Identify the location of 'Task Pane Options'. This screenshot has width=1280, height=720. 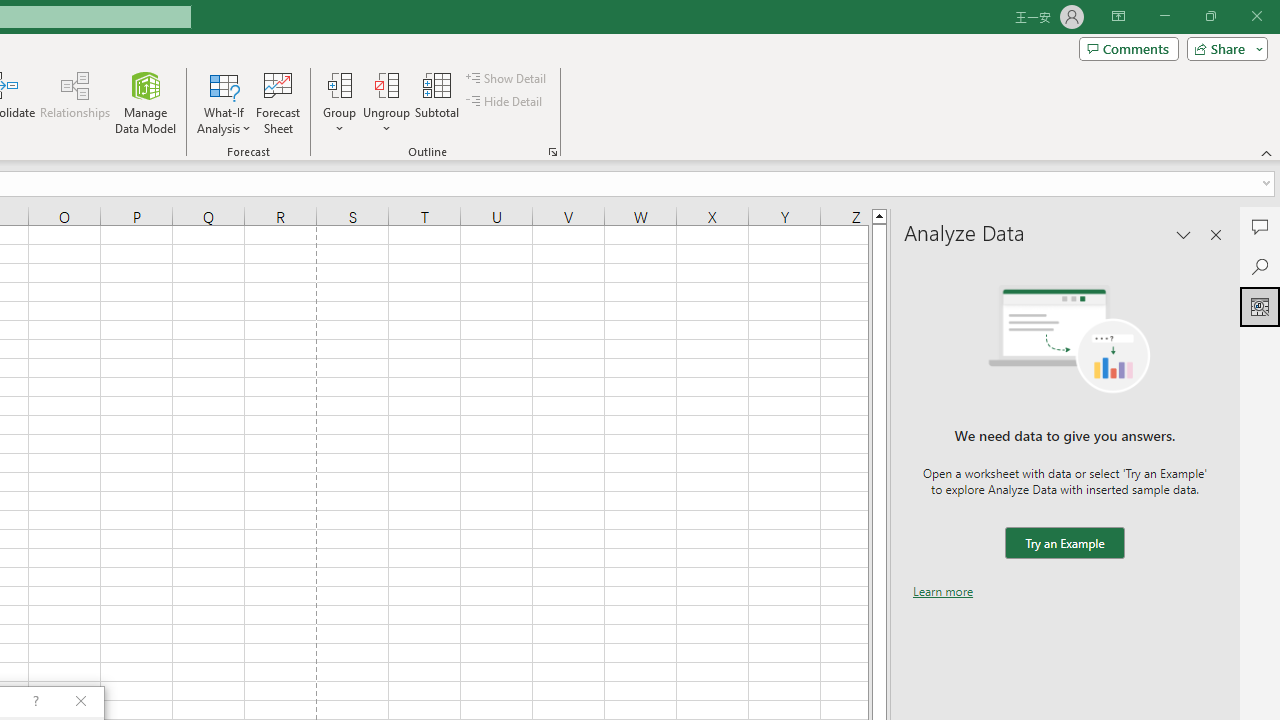
(1184, 234).